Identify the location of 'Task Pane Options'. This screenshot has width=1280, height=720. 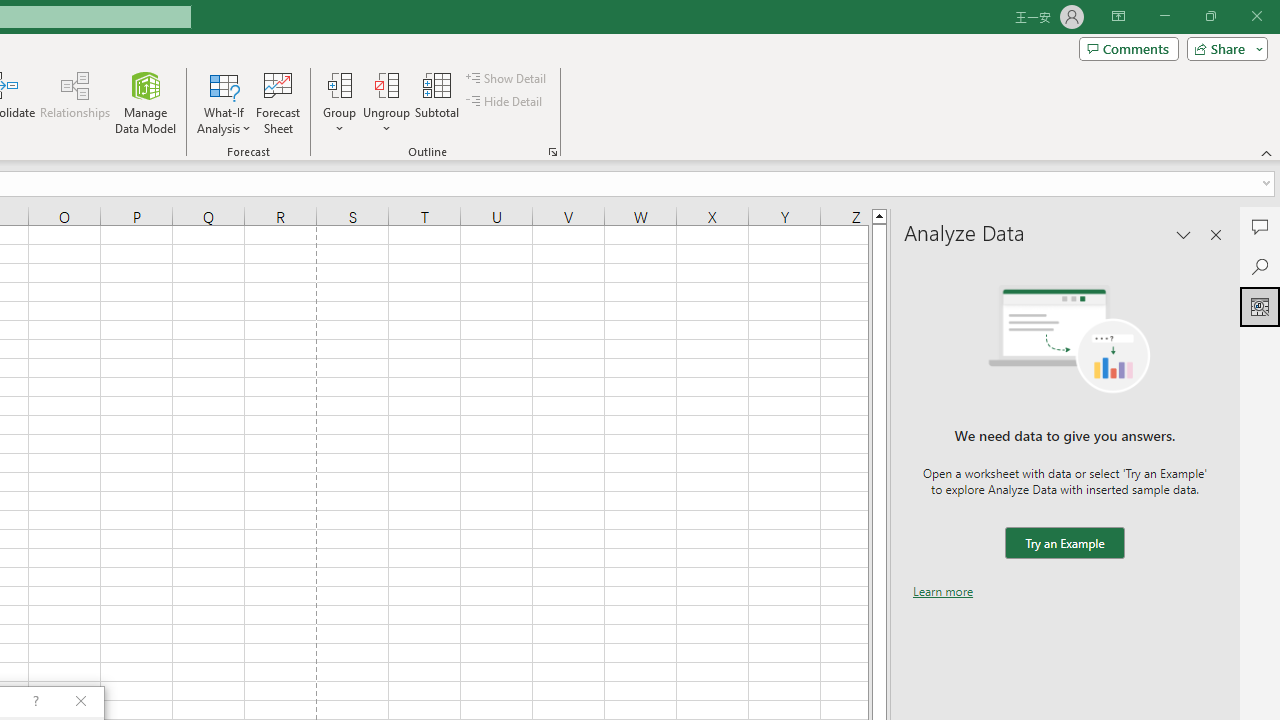
(1184, 234).